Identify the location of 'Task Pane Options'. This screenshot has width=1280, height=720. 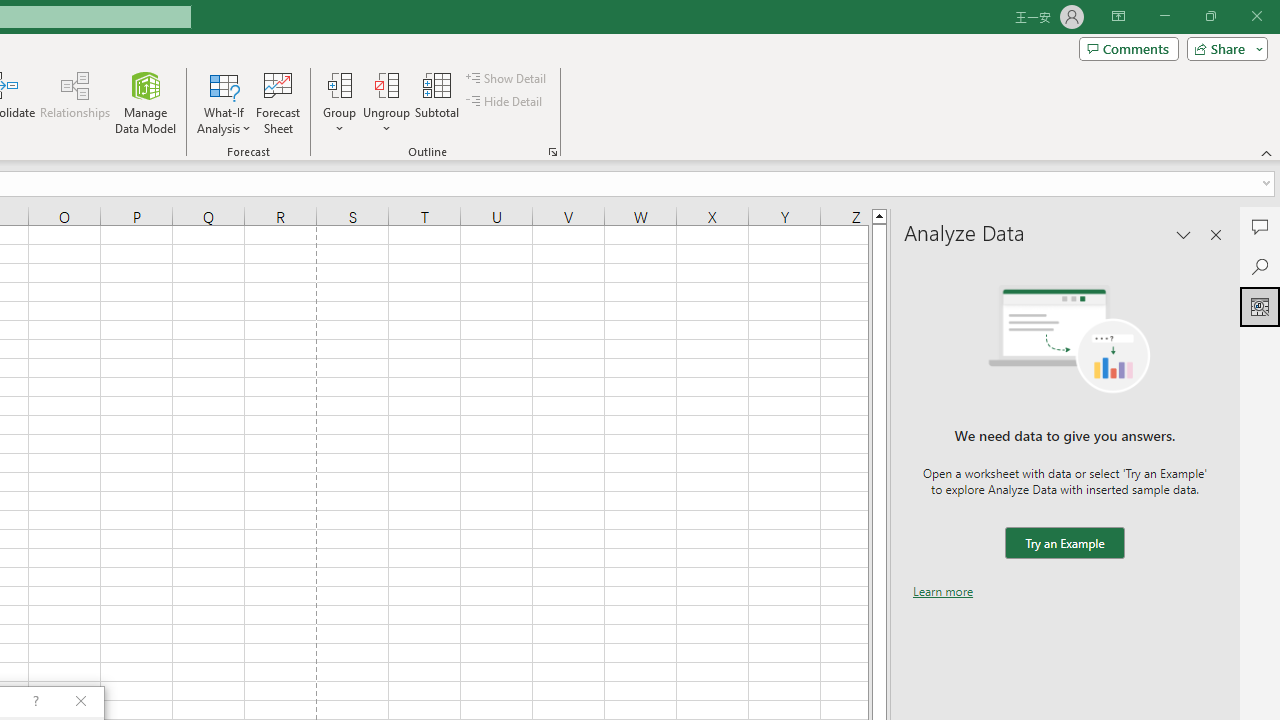
(1184, 234).